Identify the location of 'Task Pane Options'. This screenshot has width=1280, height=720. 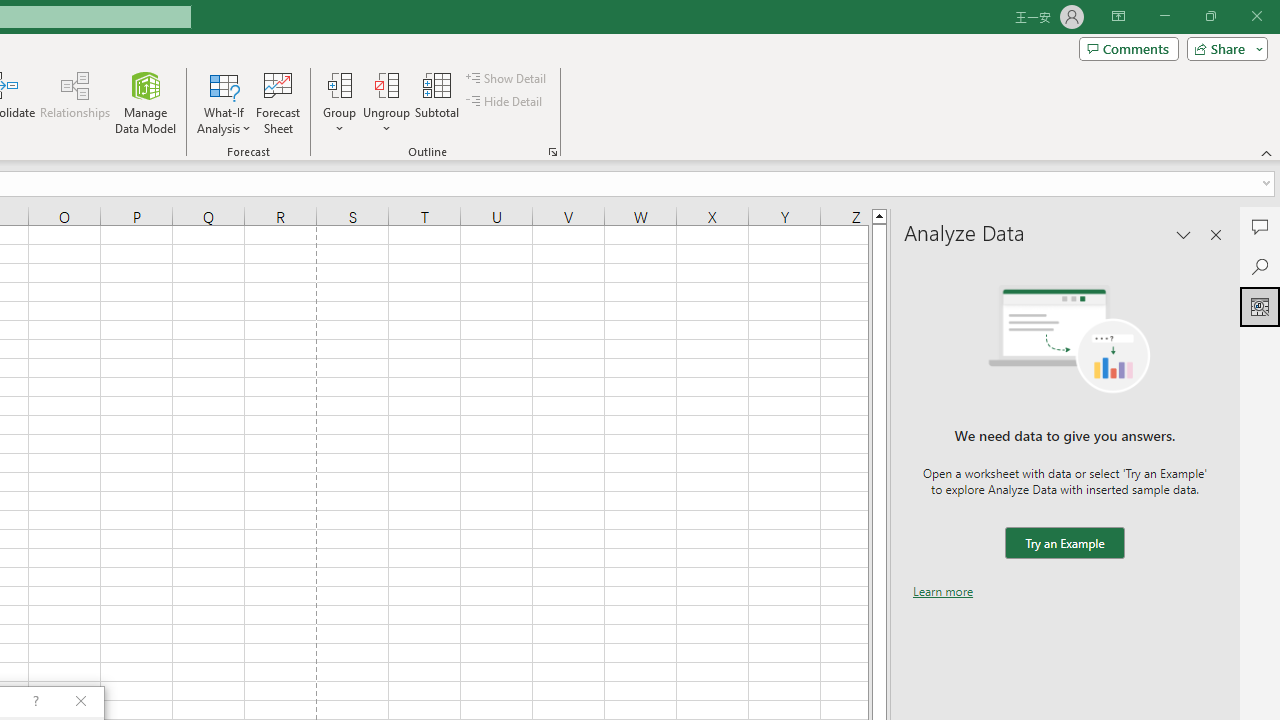
(1184, 234).